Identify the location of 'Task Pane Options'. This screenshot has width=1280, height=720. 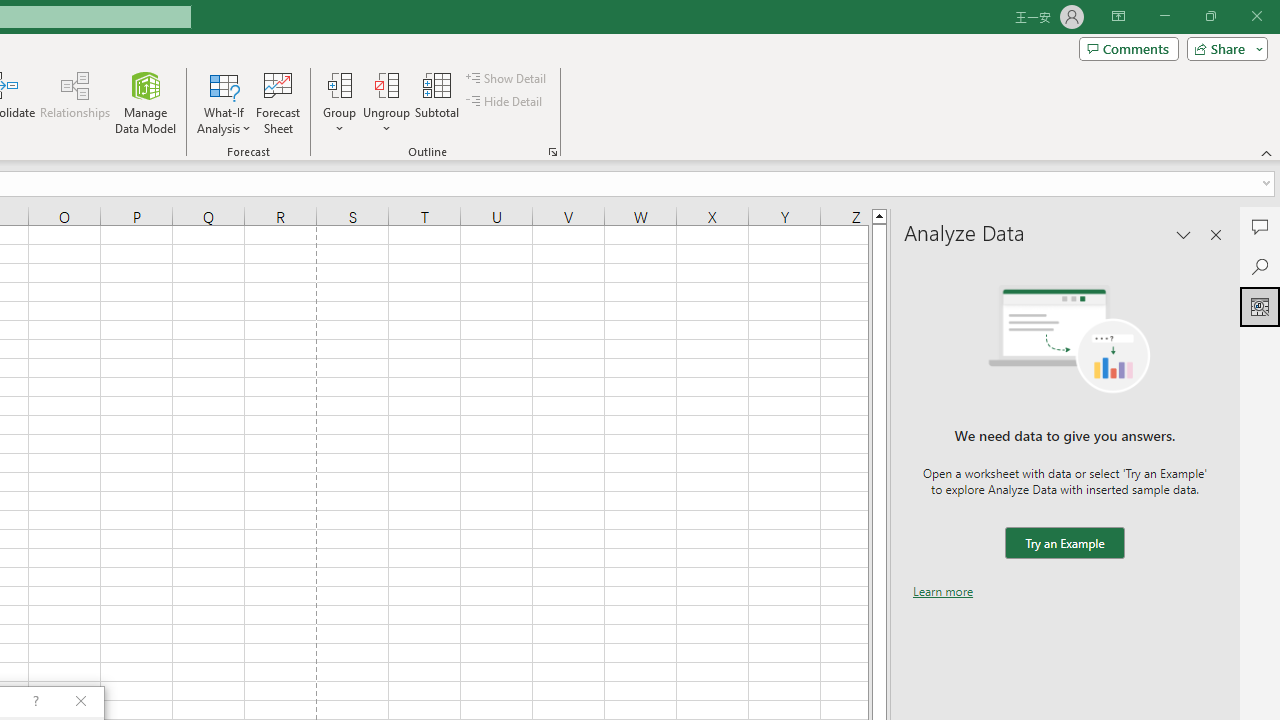
(1184, 234).